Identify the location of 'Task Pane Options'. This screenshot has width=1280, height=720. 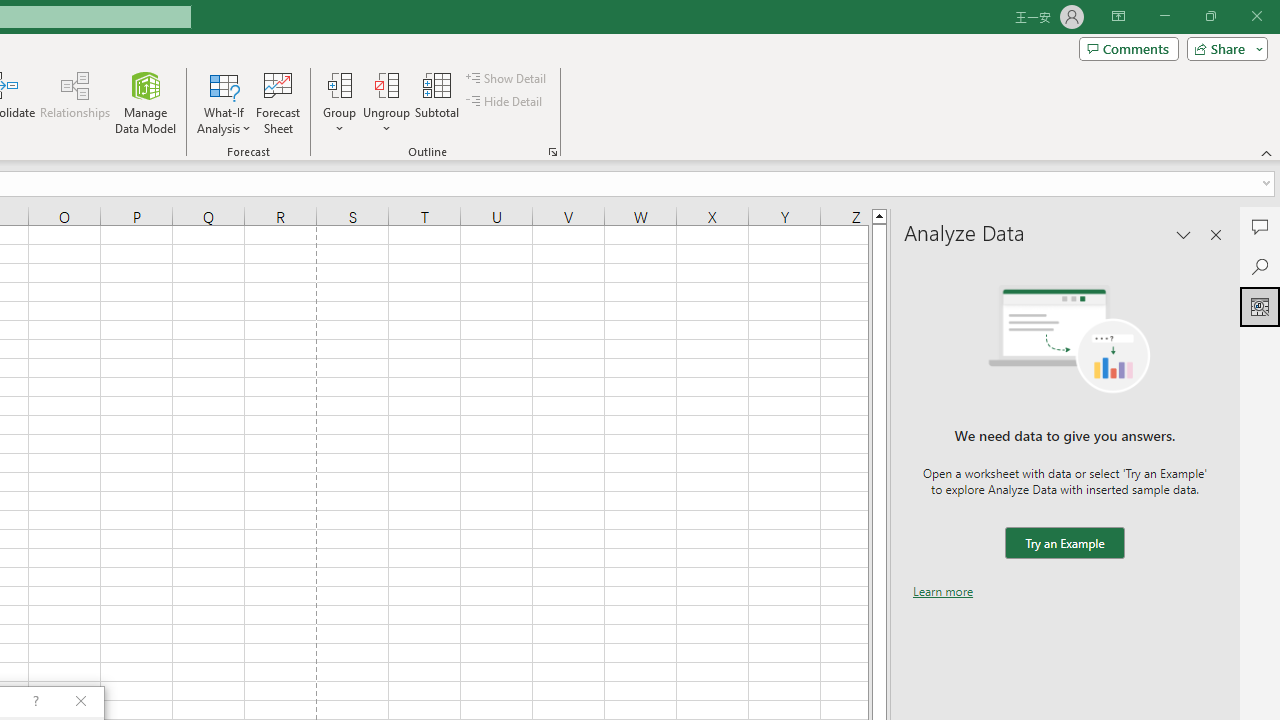
(1184, 234).